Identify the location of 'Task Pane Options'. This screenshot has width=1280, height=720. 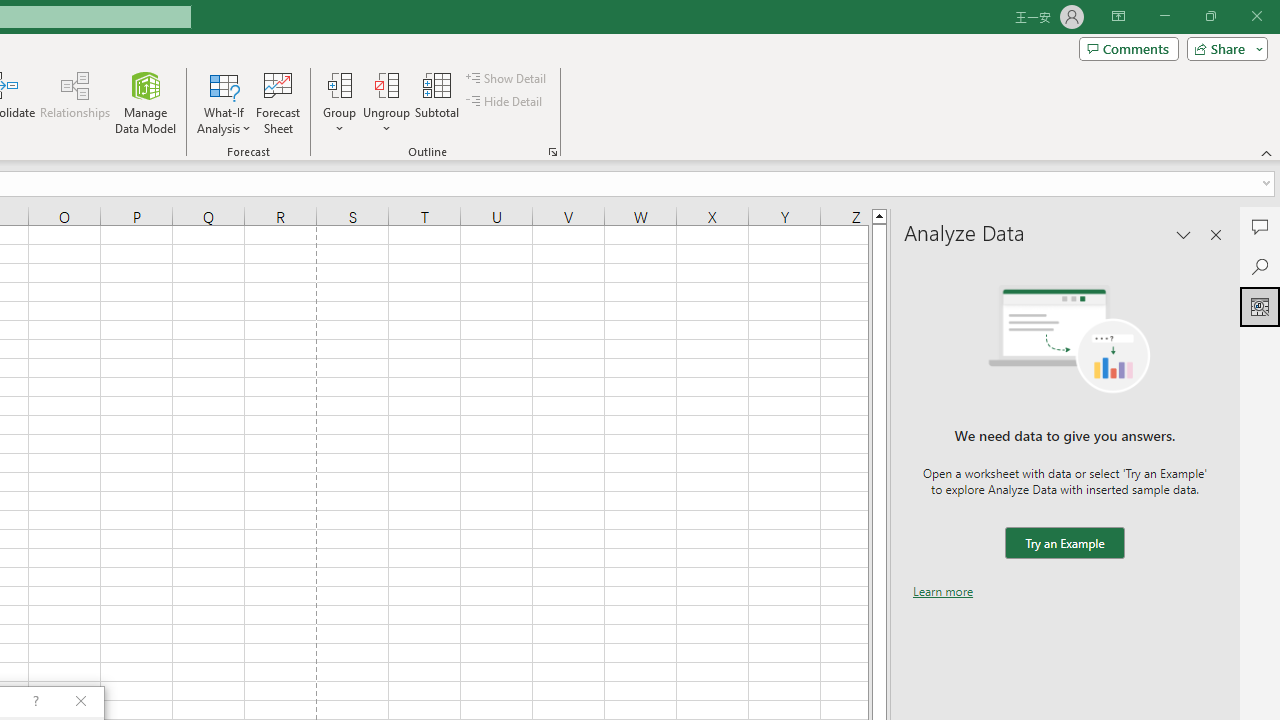
(1184, 234).